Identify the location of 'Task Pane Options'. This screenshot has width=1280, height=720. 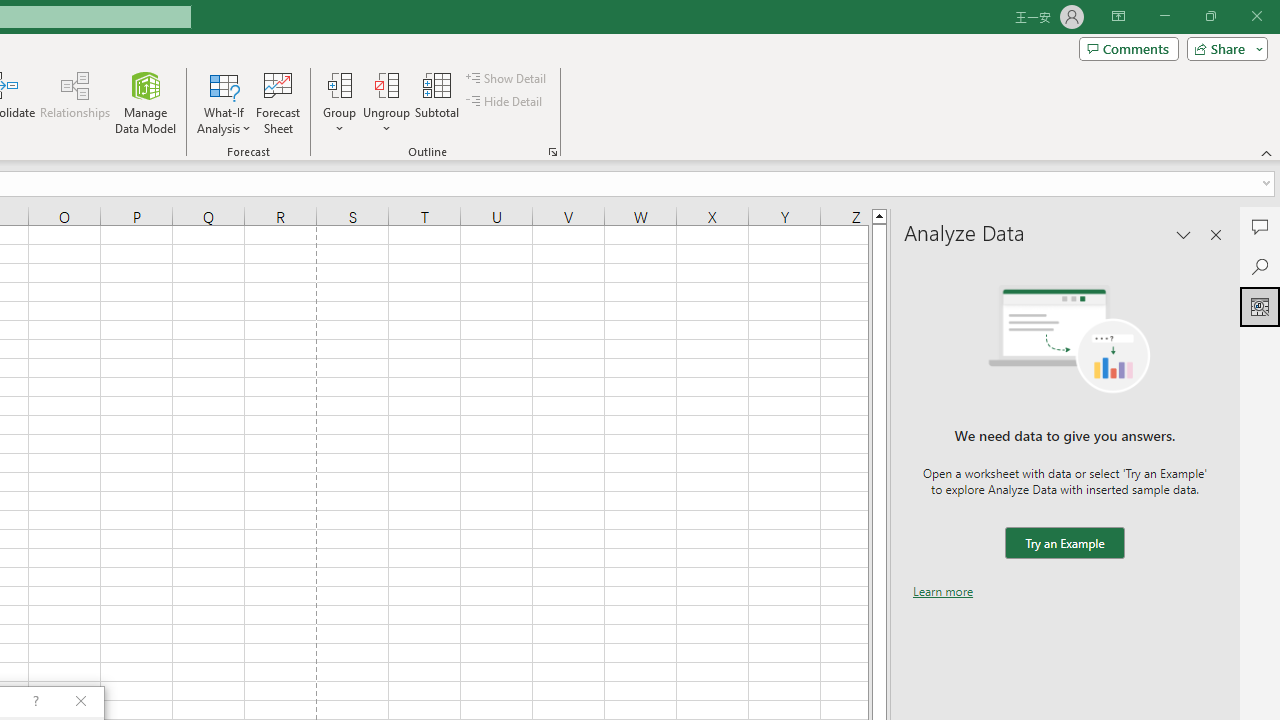
(1184, 234).